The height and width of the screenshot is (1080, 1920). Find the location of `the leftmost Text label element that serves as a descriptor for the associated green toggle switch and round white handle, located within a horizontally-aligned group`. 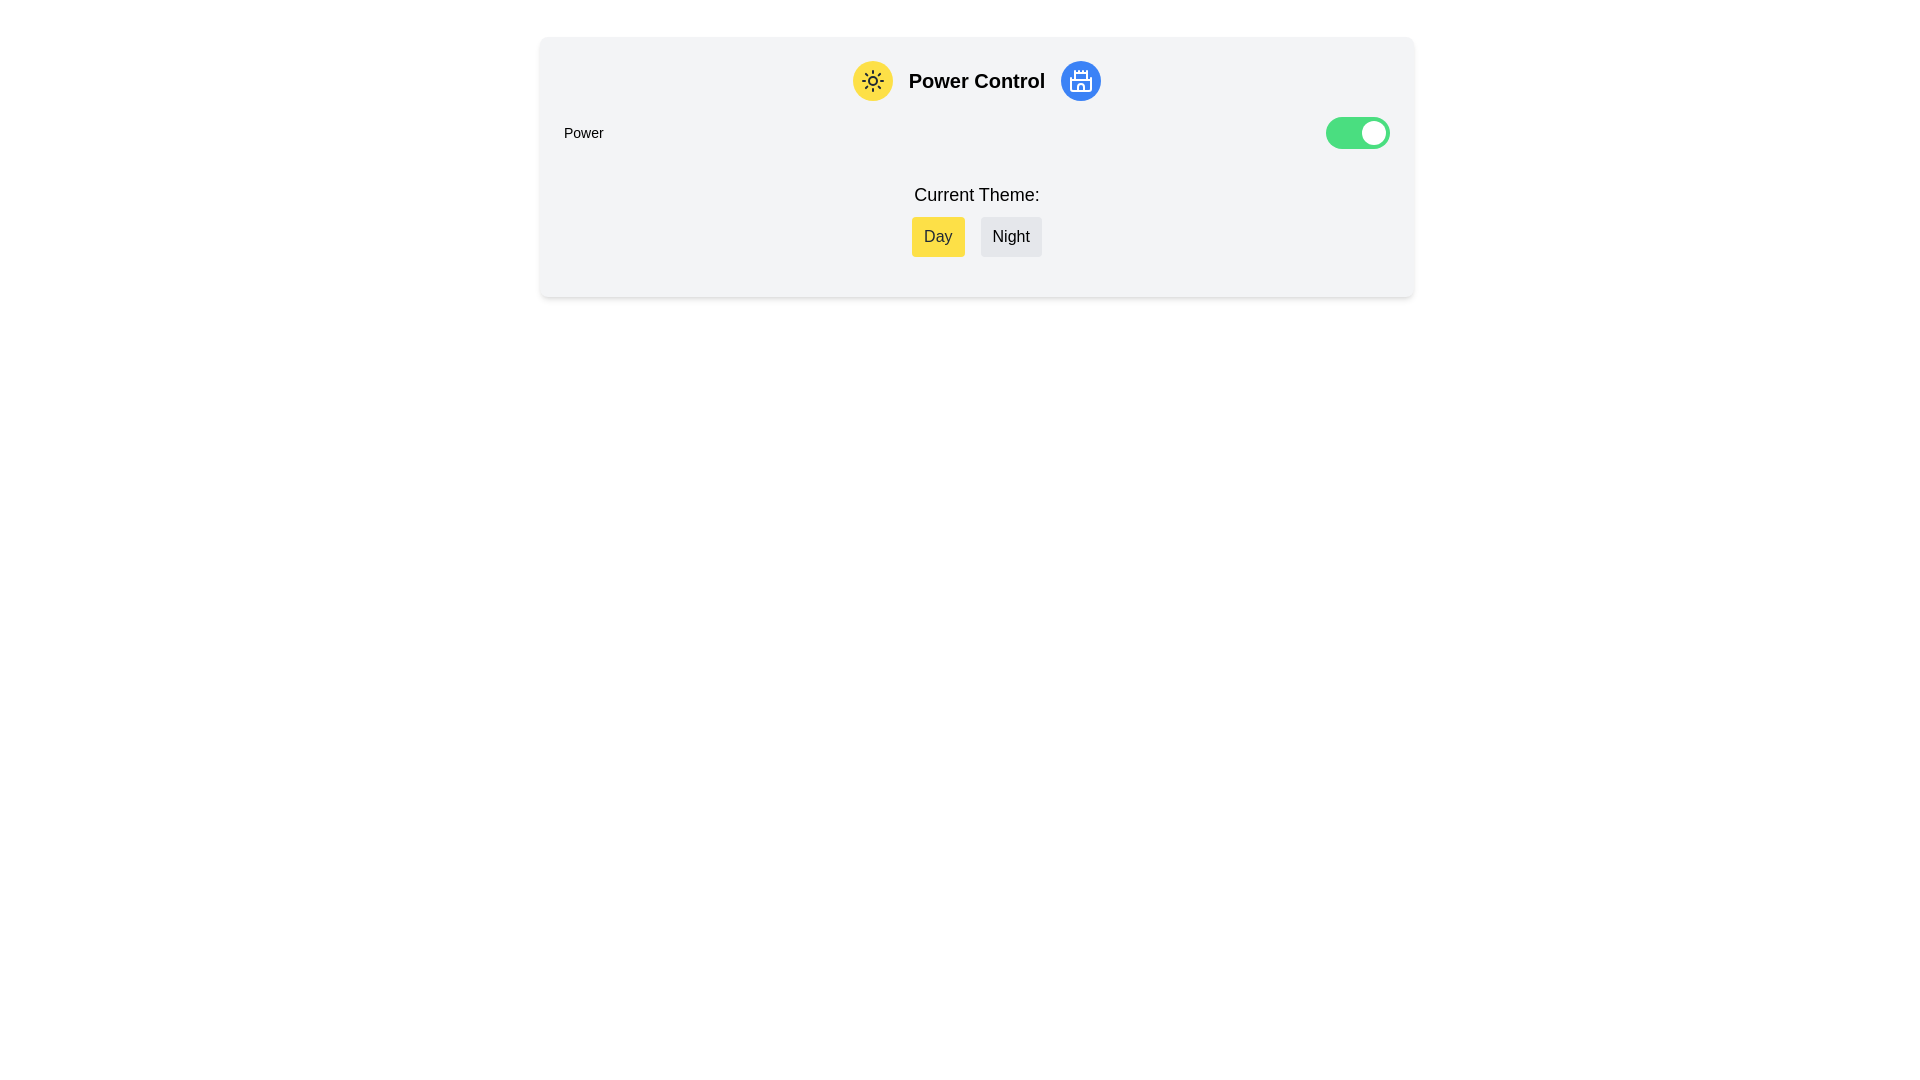

the leftmost Text label element that serves as a descriptor for the associated green toggle switch and round white handle, located within a horizontally-aligned group is located at coordinates (582, 132).